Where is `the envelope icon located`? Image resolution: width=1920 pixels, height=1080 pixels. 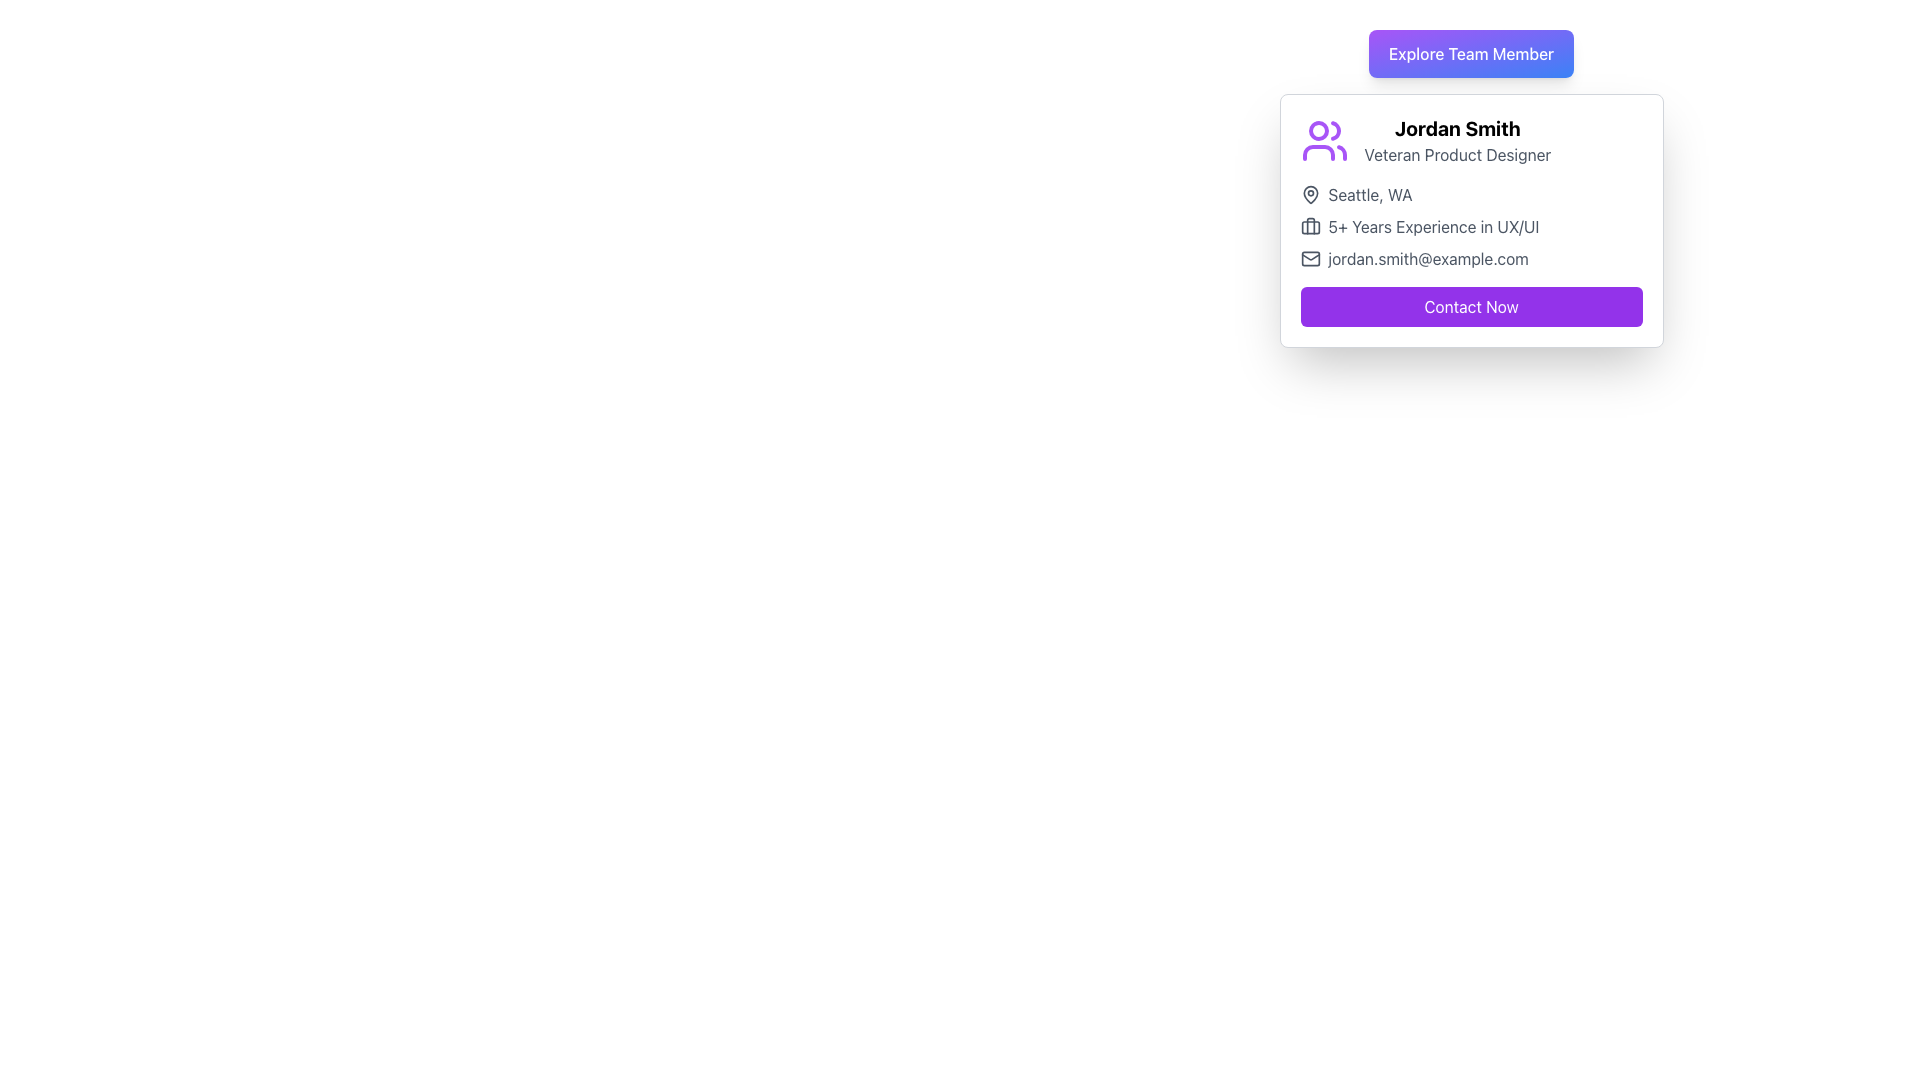
the envelope icon located is located at coordinates (1310, 257).